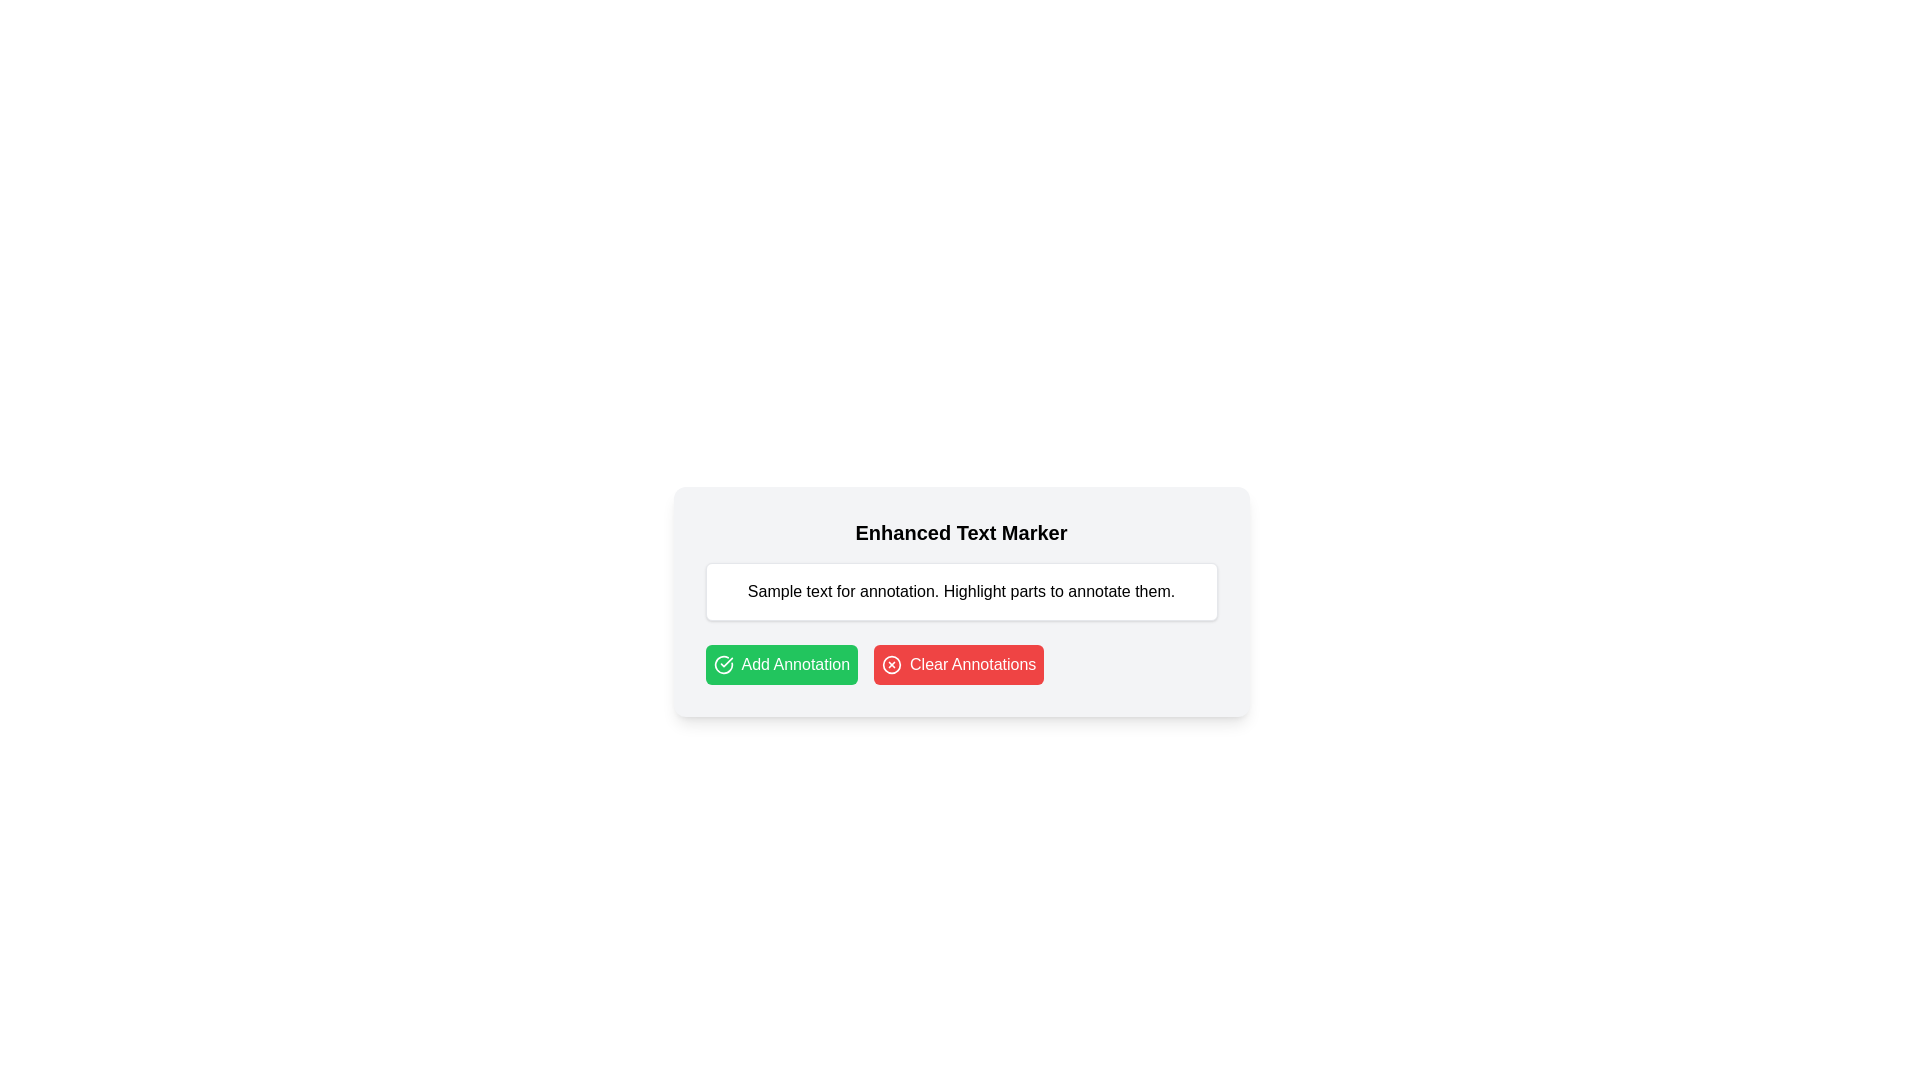 This screenshot has width=1920, height=1080. Describe the element at coordinates (981, 590) in the screenshot. I see `the letter 'i' which is the 4th character in the word 'Highlight' within the instructional text paragraph displayed in the middle section of the interface` at that location.